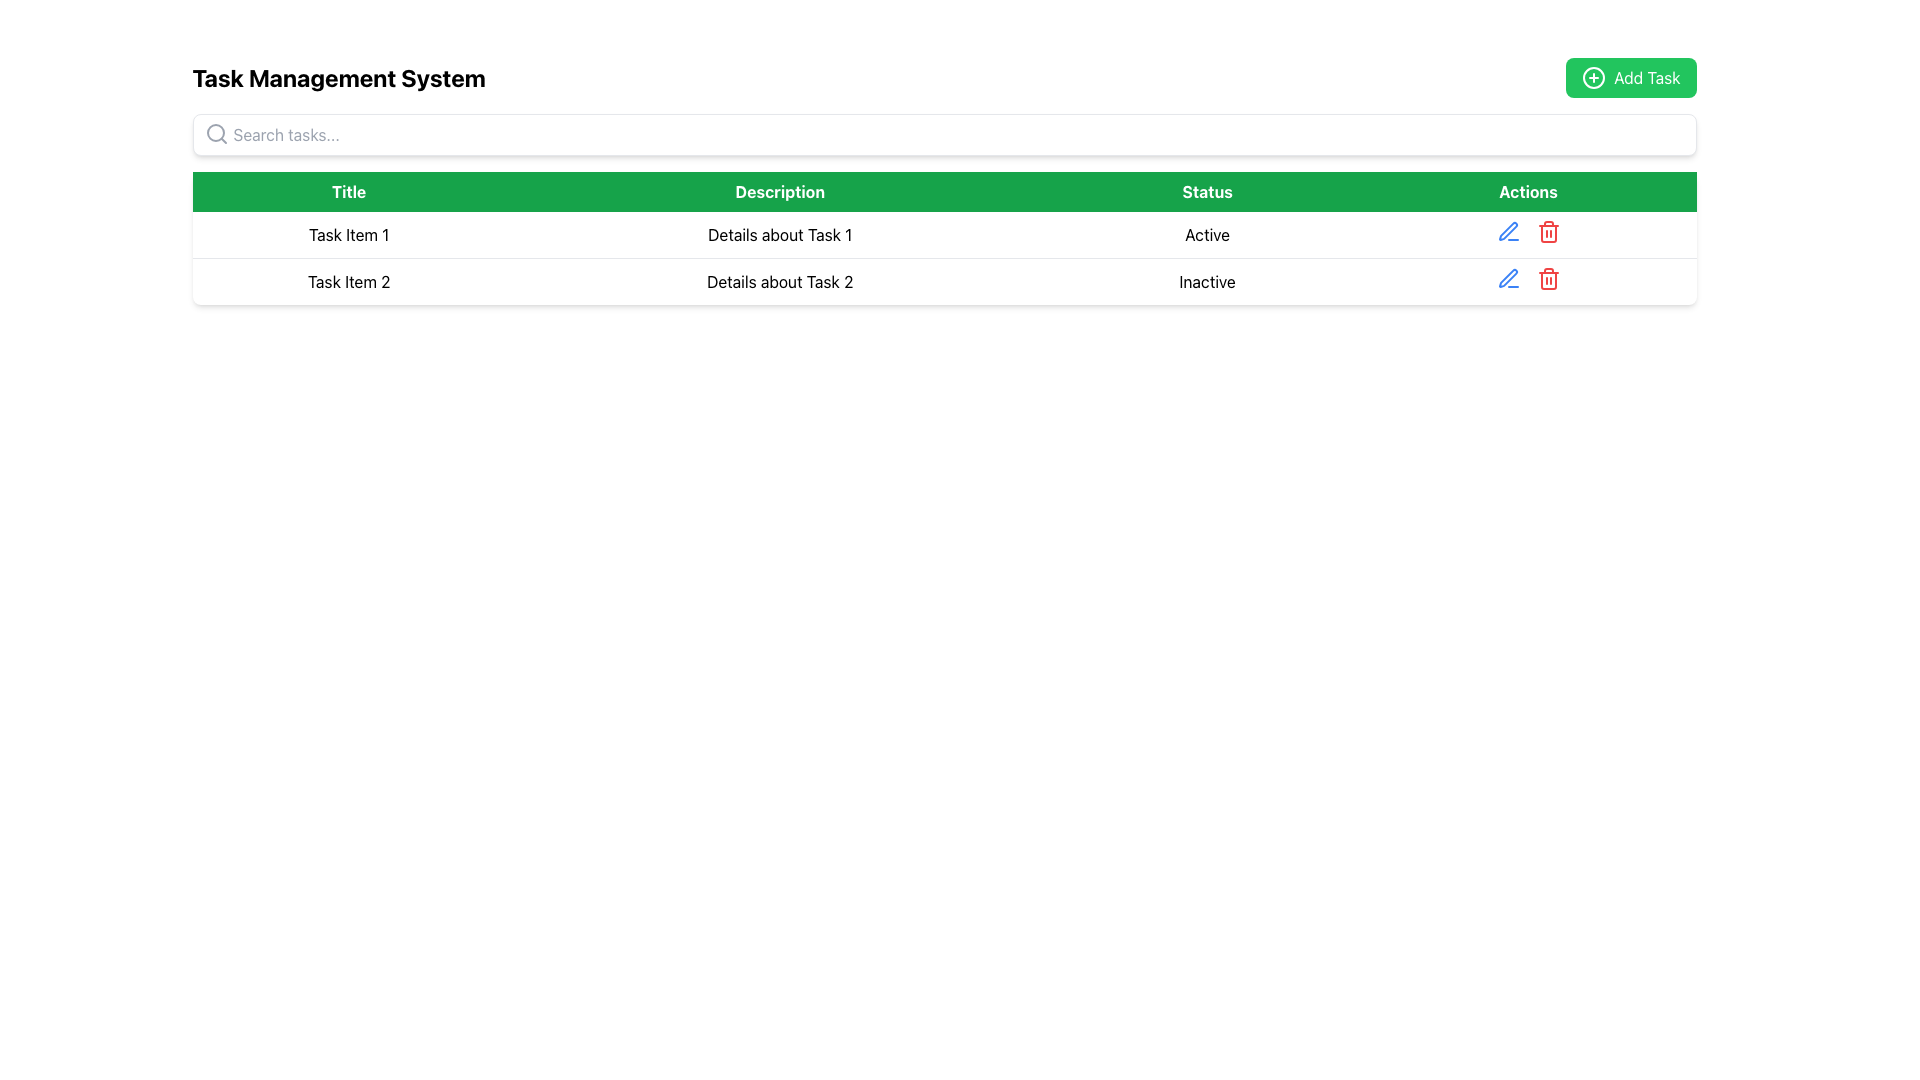  I want to click on the Table Header Cell labeled 'Status', which has a green background and white text, located in the header row of a table, so click(1206, 192).